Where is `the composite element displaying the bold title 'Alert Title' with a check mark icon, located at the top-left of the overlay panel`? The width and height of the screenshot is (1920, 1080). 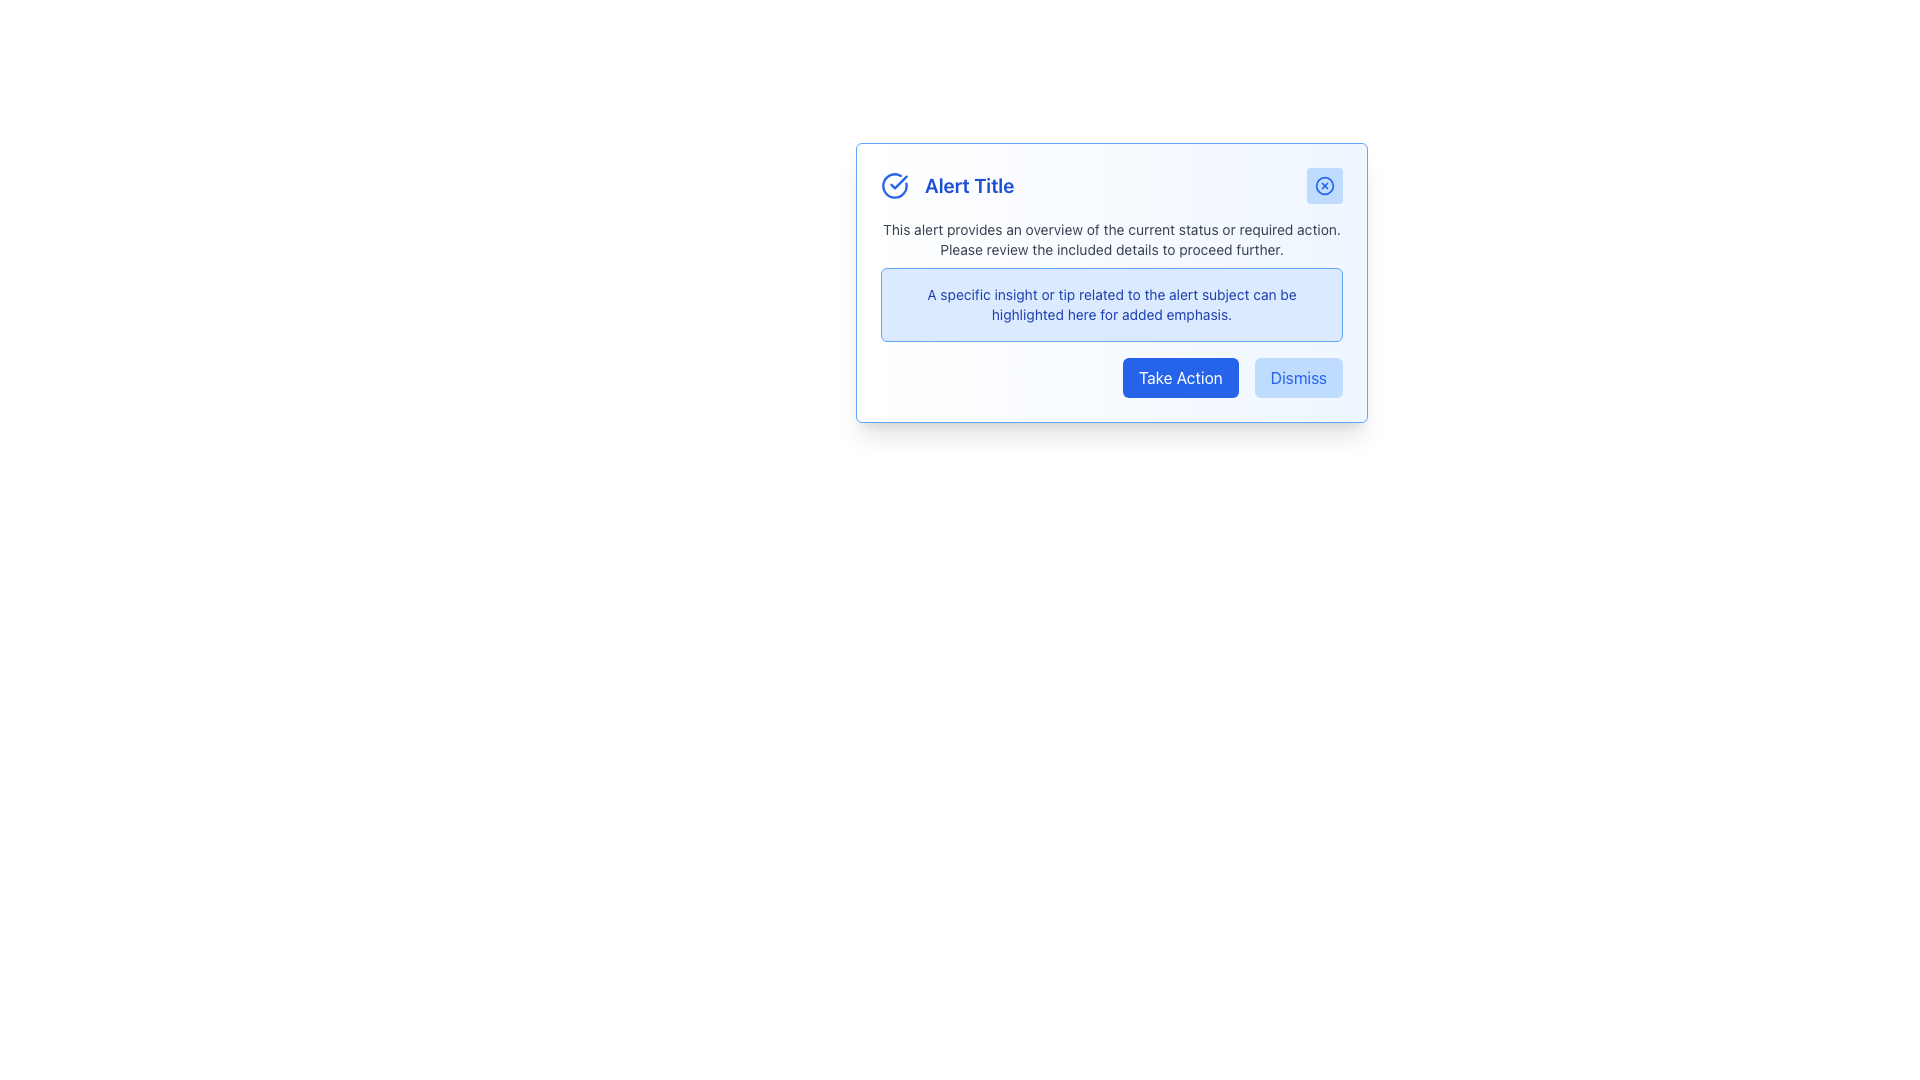
the composite element displaying the bold title 'Alert Title' with a check mark icon, located at the top-left of the overlay panel is located at coordinates (946, 185).